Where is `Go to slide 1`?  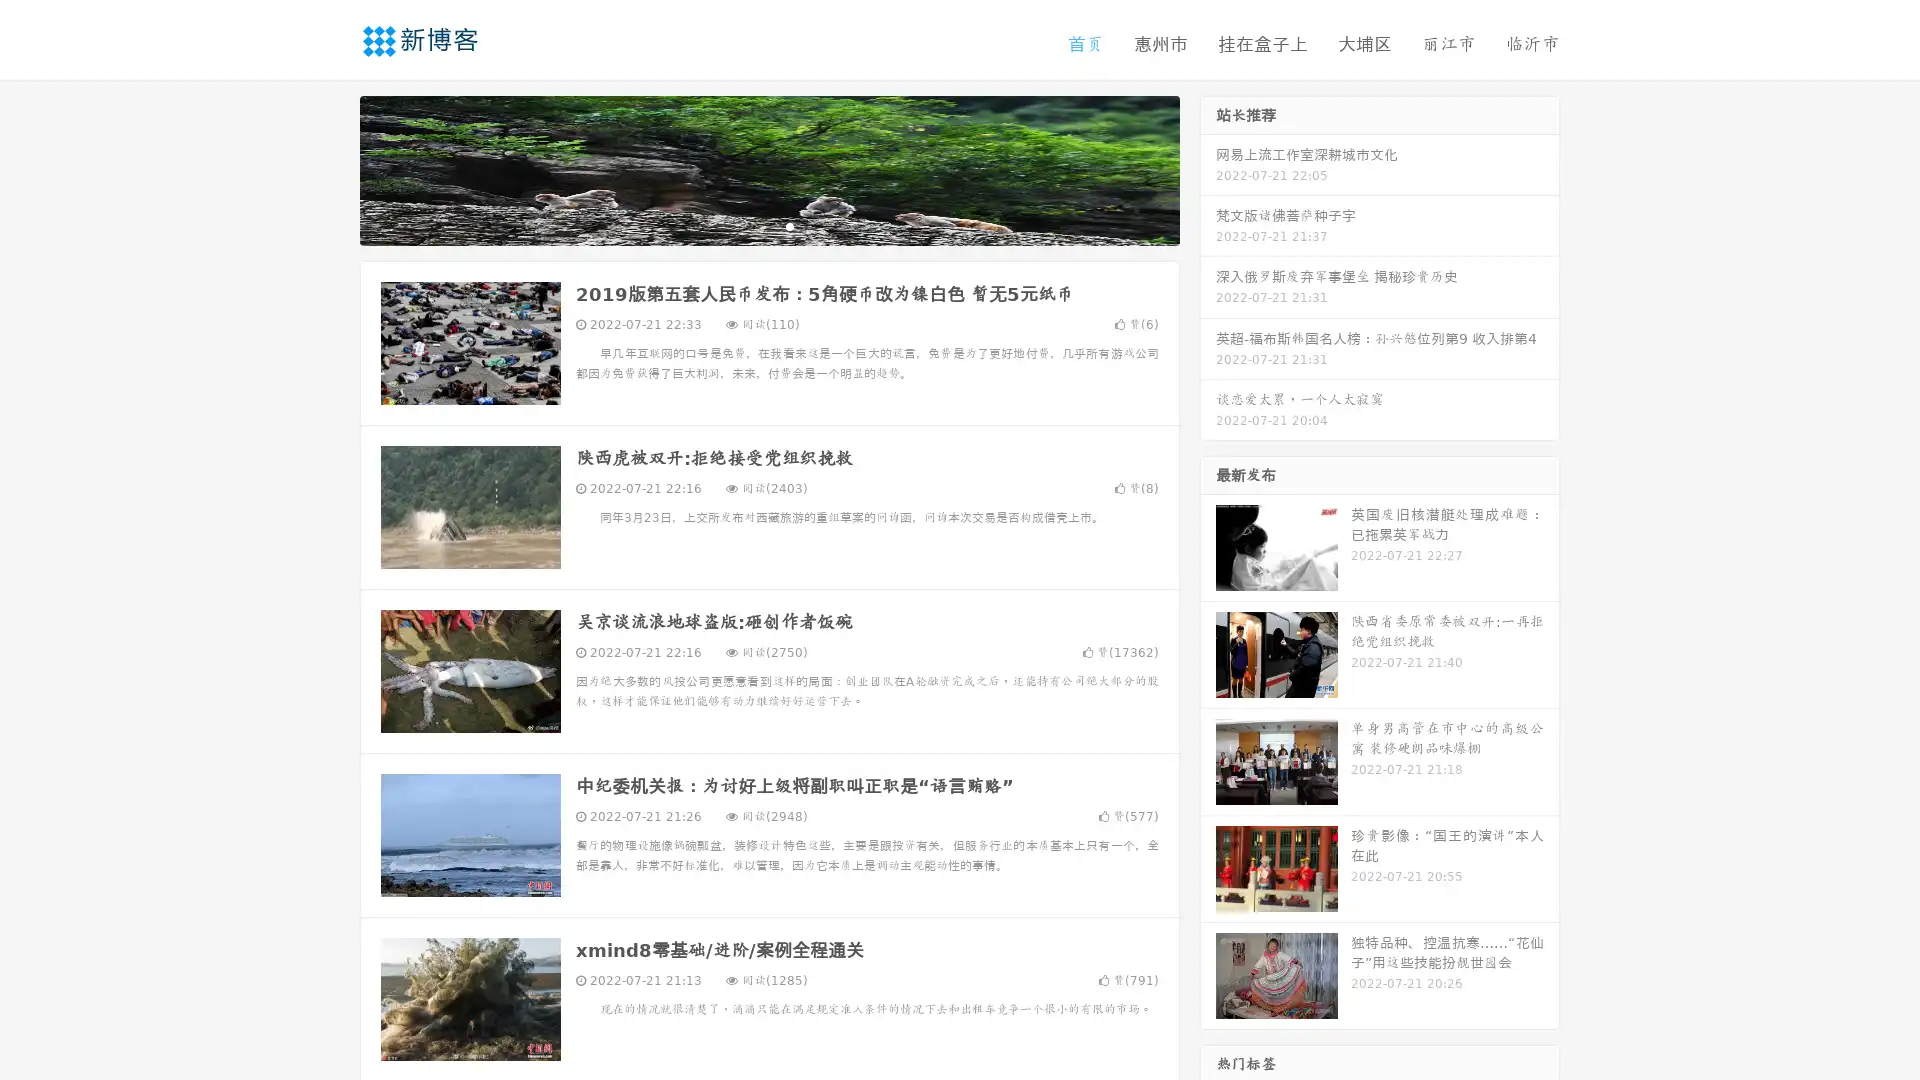
Go to slide 1 is located at coordinates (748, 225).